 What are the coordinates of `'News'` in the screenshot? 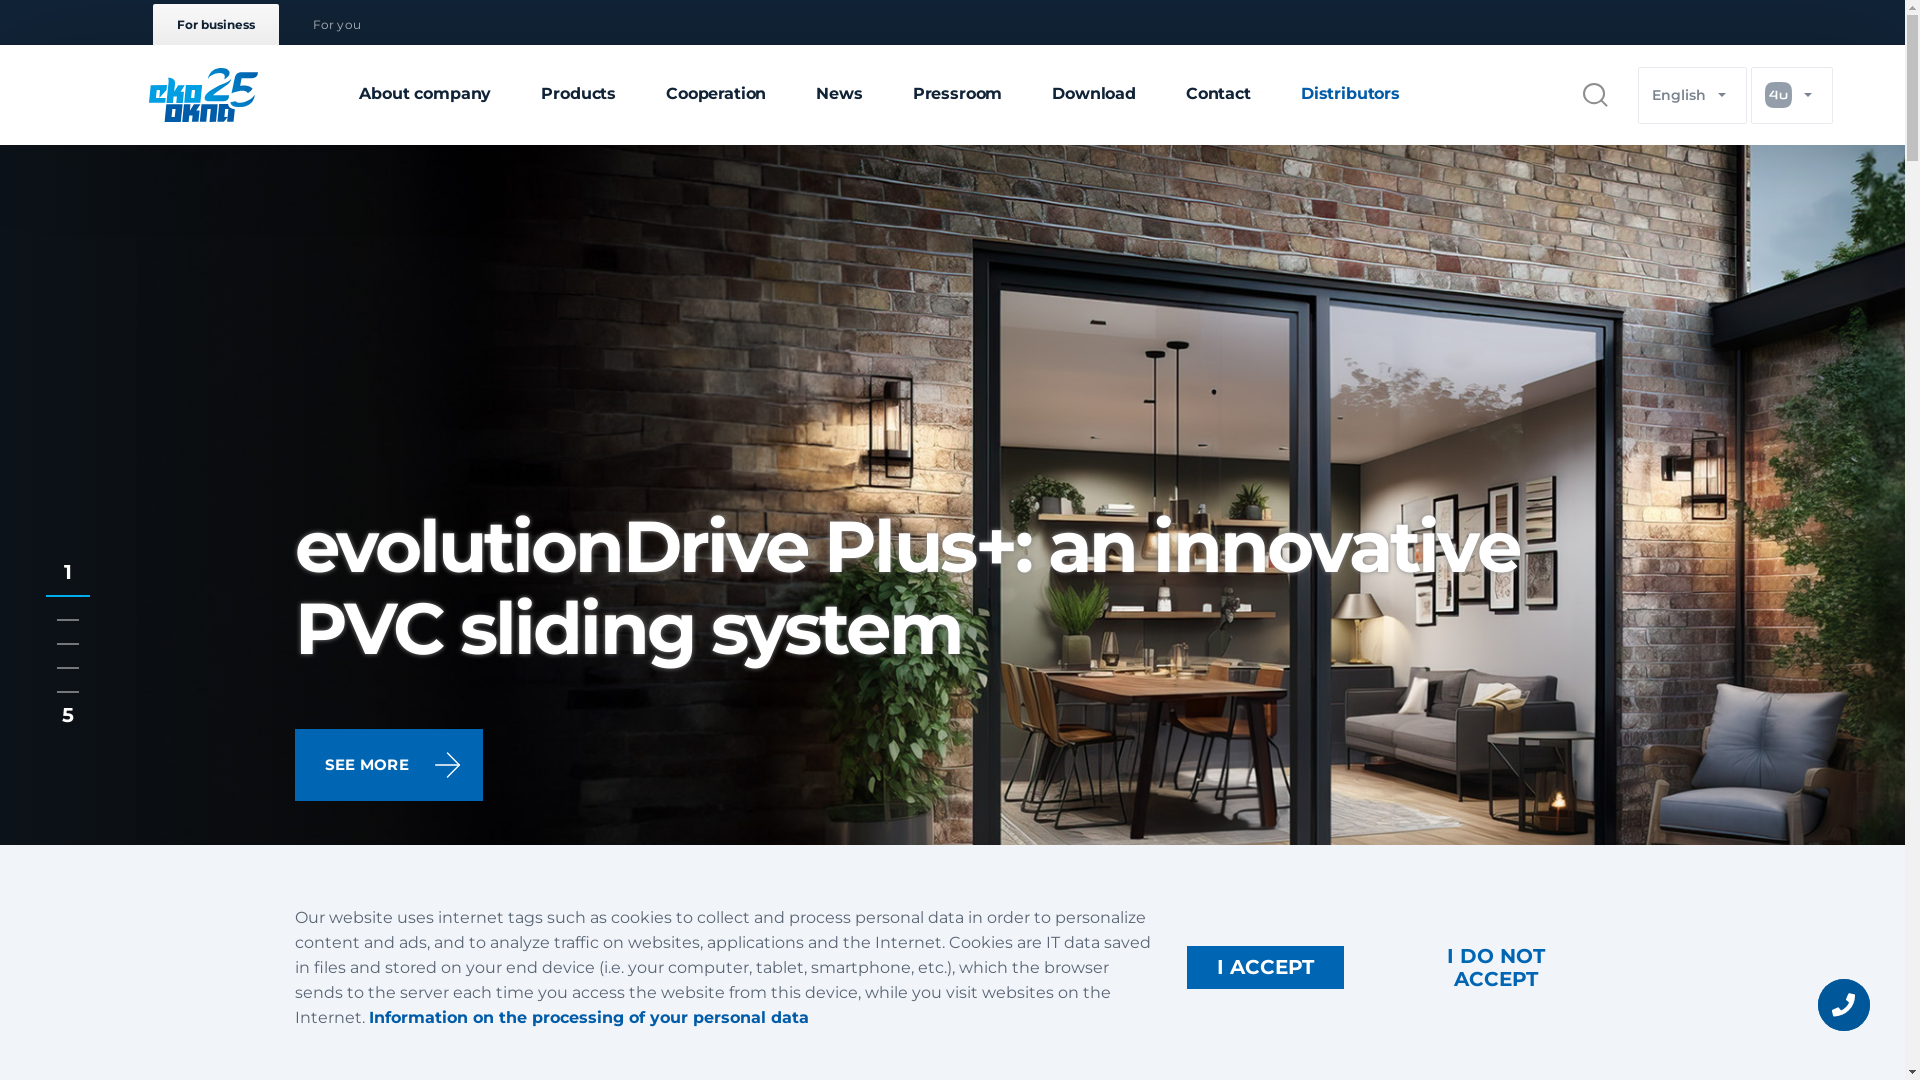 It's located at (839, 95).